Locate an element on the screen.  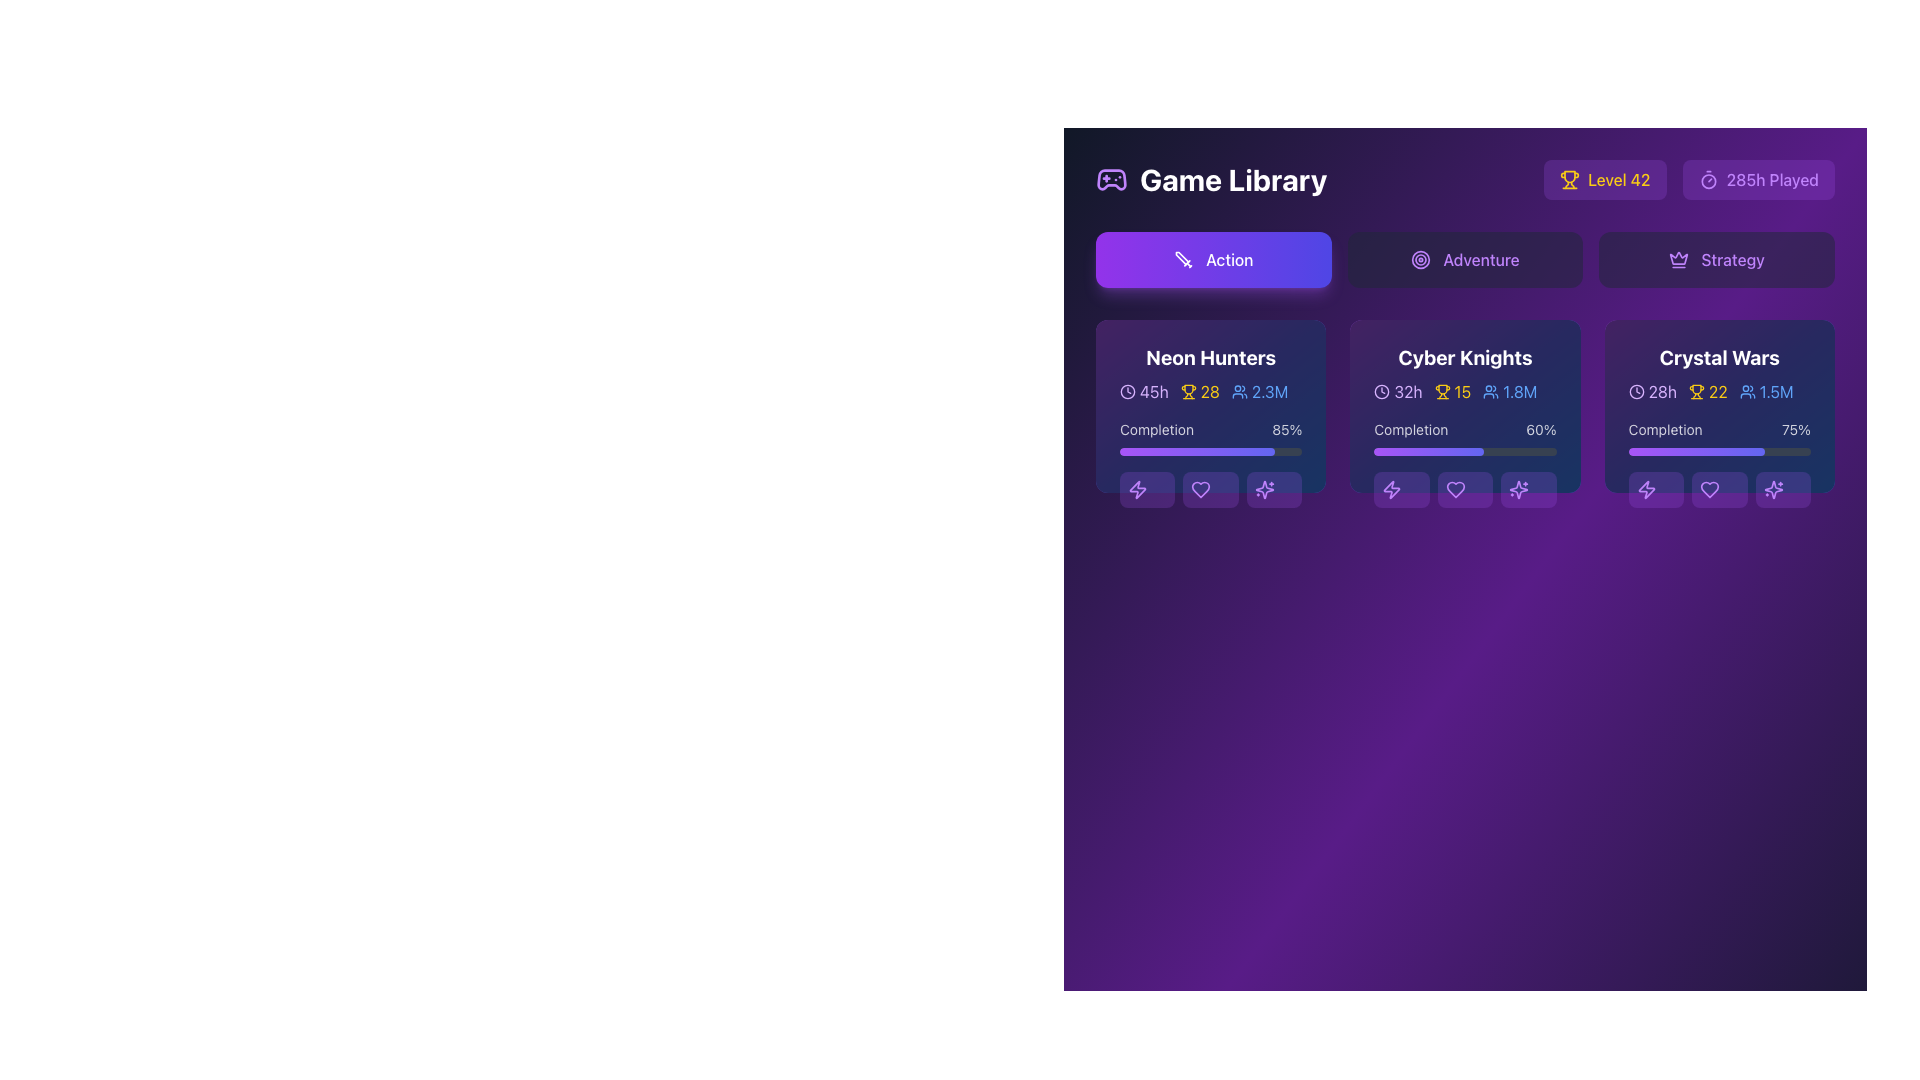
the trophy icon indicating the count of achievements (22) associated with the game 'Crystal Wars' in the game library interface is located at coordinates (1707, 392).